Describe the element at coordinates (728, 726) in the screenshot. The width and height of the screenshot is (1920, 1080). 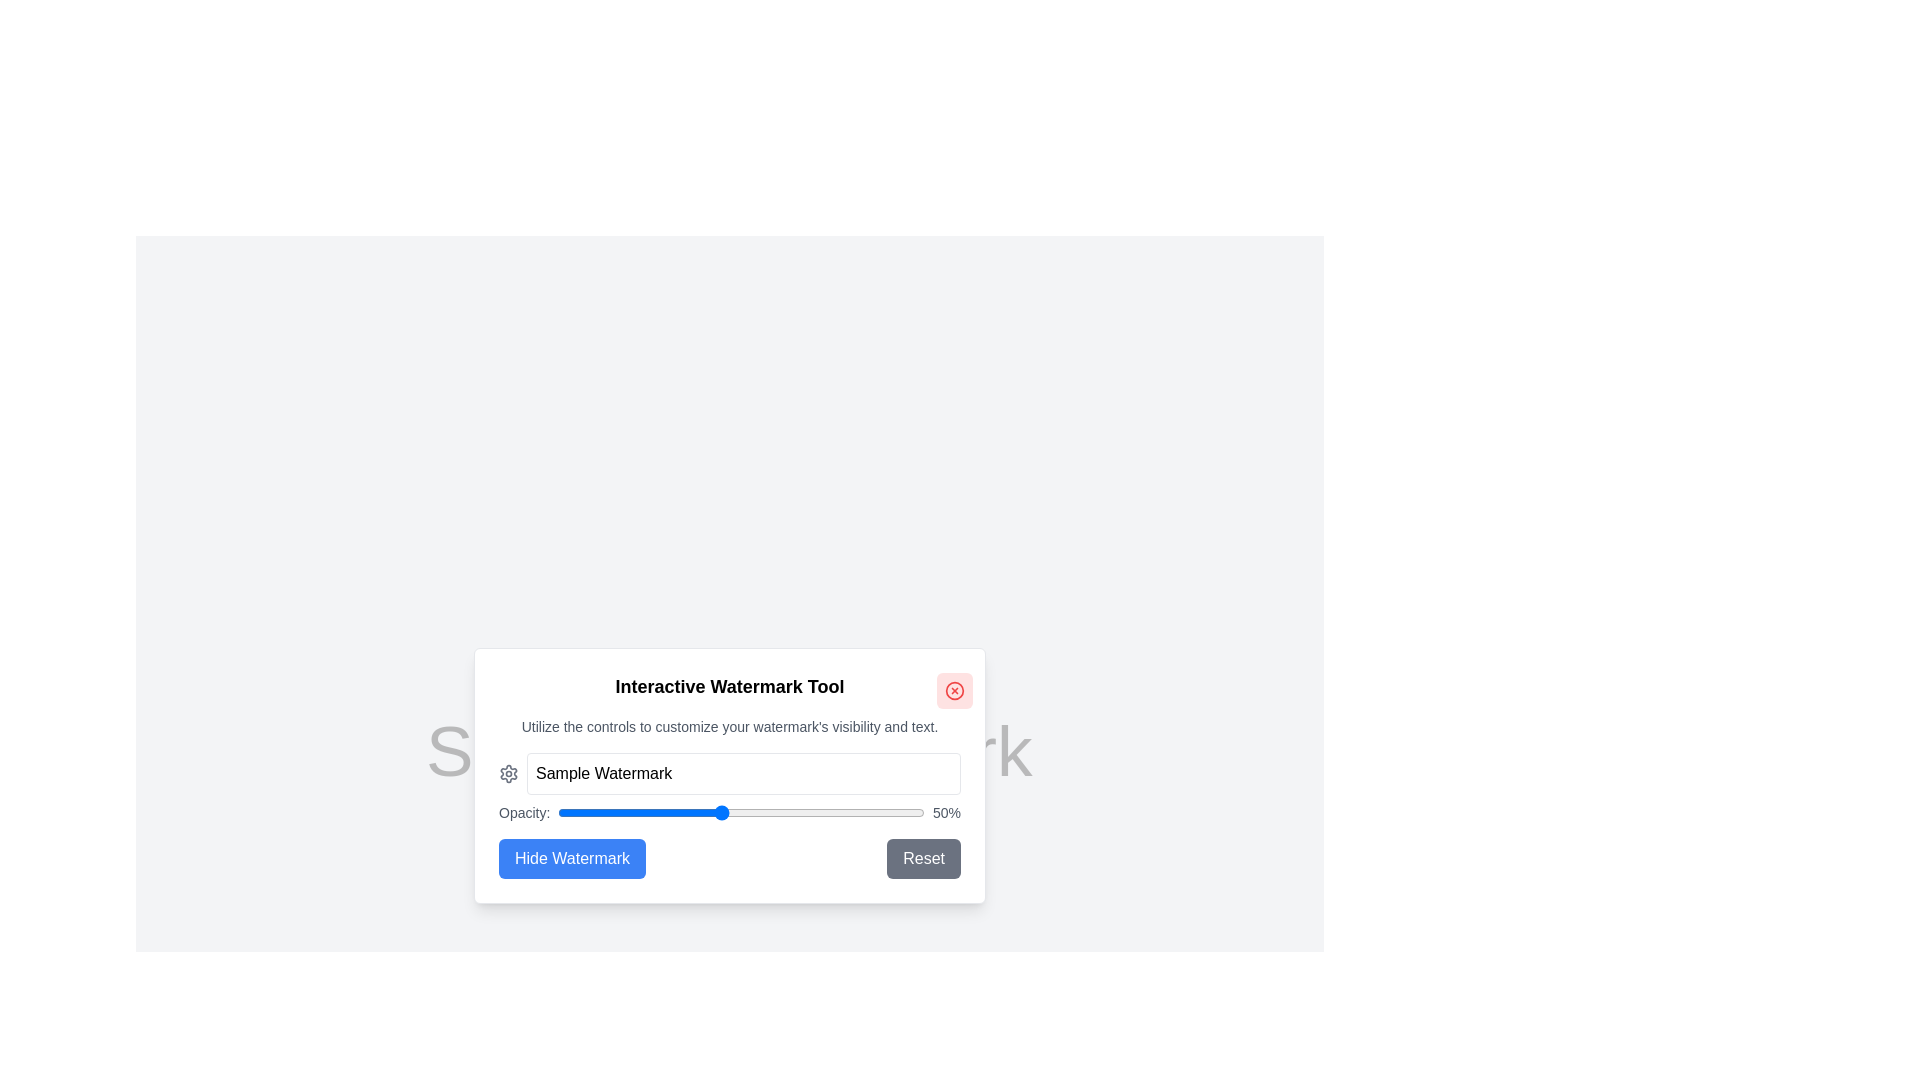
I see `the static text that reads 'Utilize the controls to customize your watermark's visibility and text.', which is located below the heading 'Interactive Watermark Tool'` at that location.